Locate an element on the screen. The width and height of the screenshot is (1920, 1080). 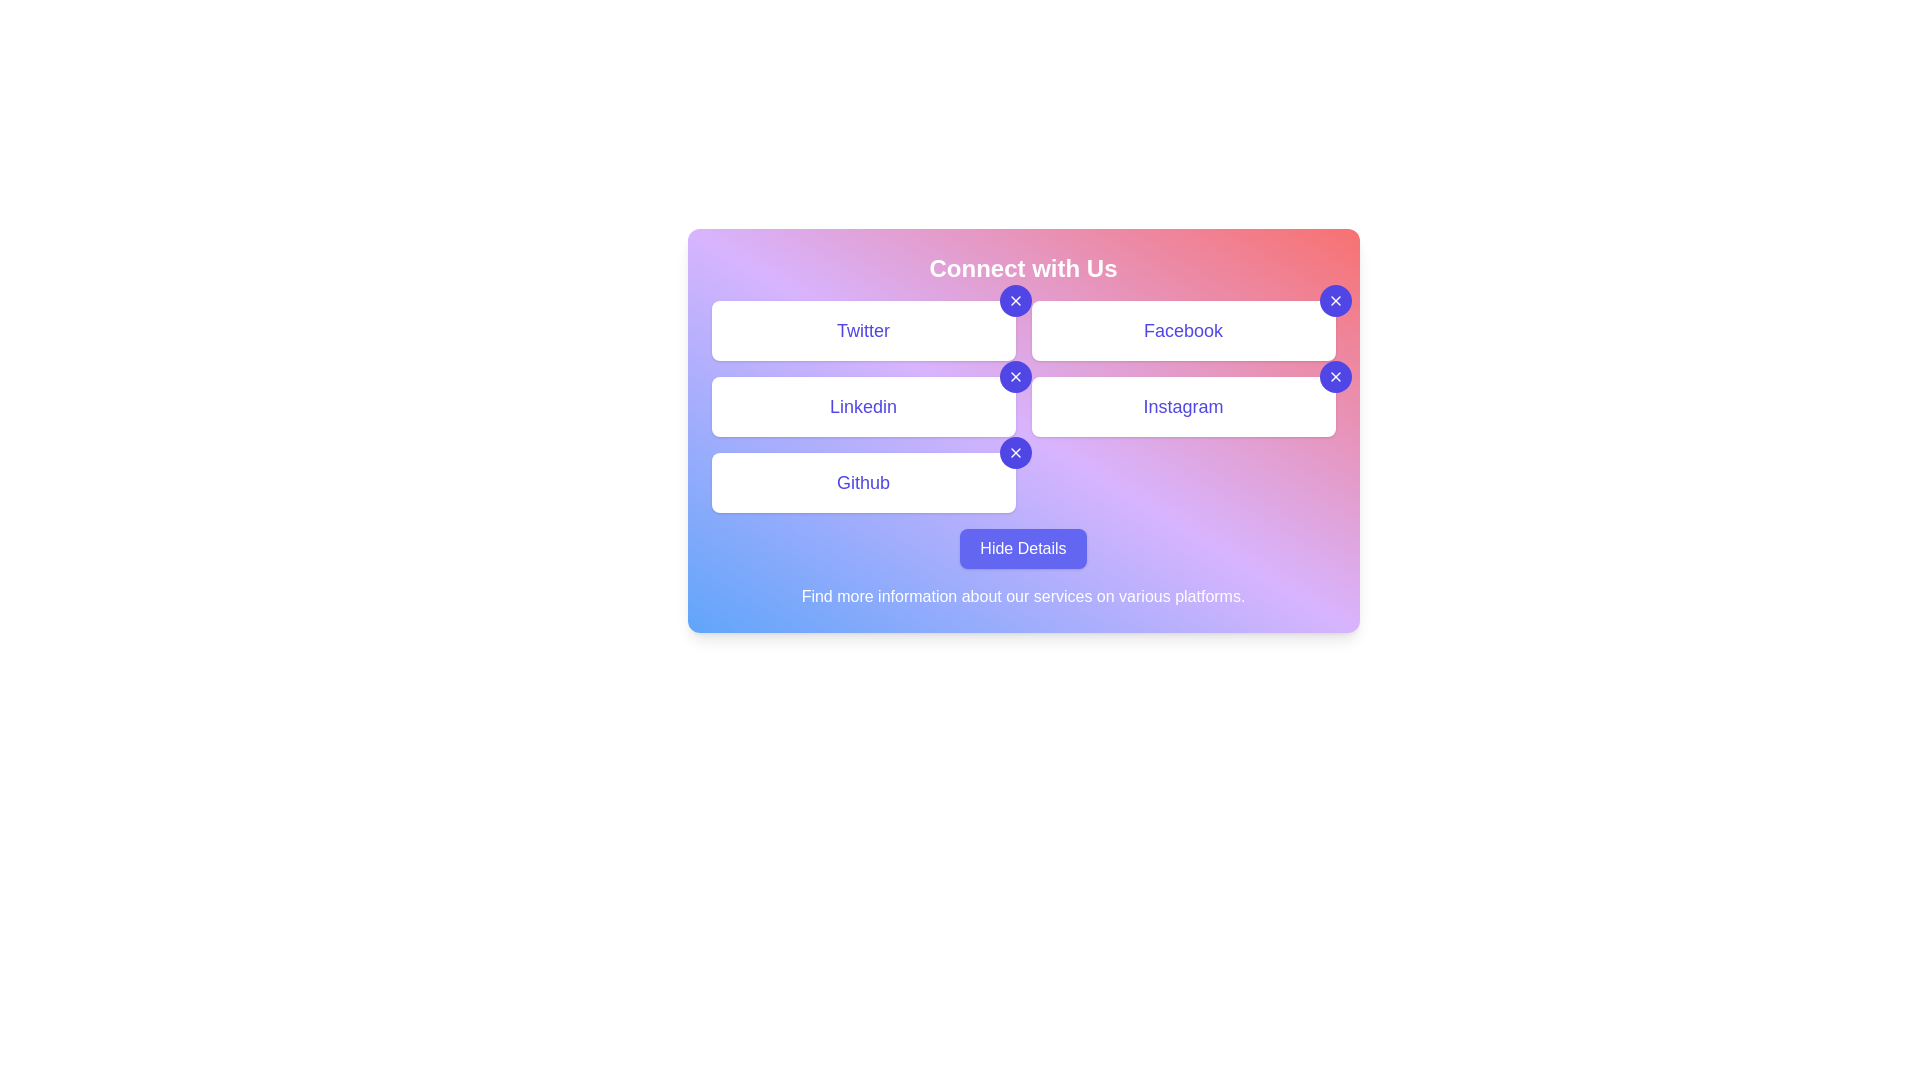
the Close Button located in the top-right corner of the Instagram section is located at coordinates (1335, 377).